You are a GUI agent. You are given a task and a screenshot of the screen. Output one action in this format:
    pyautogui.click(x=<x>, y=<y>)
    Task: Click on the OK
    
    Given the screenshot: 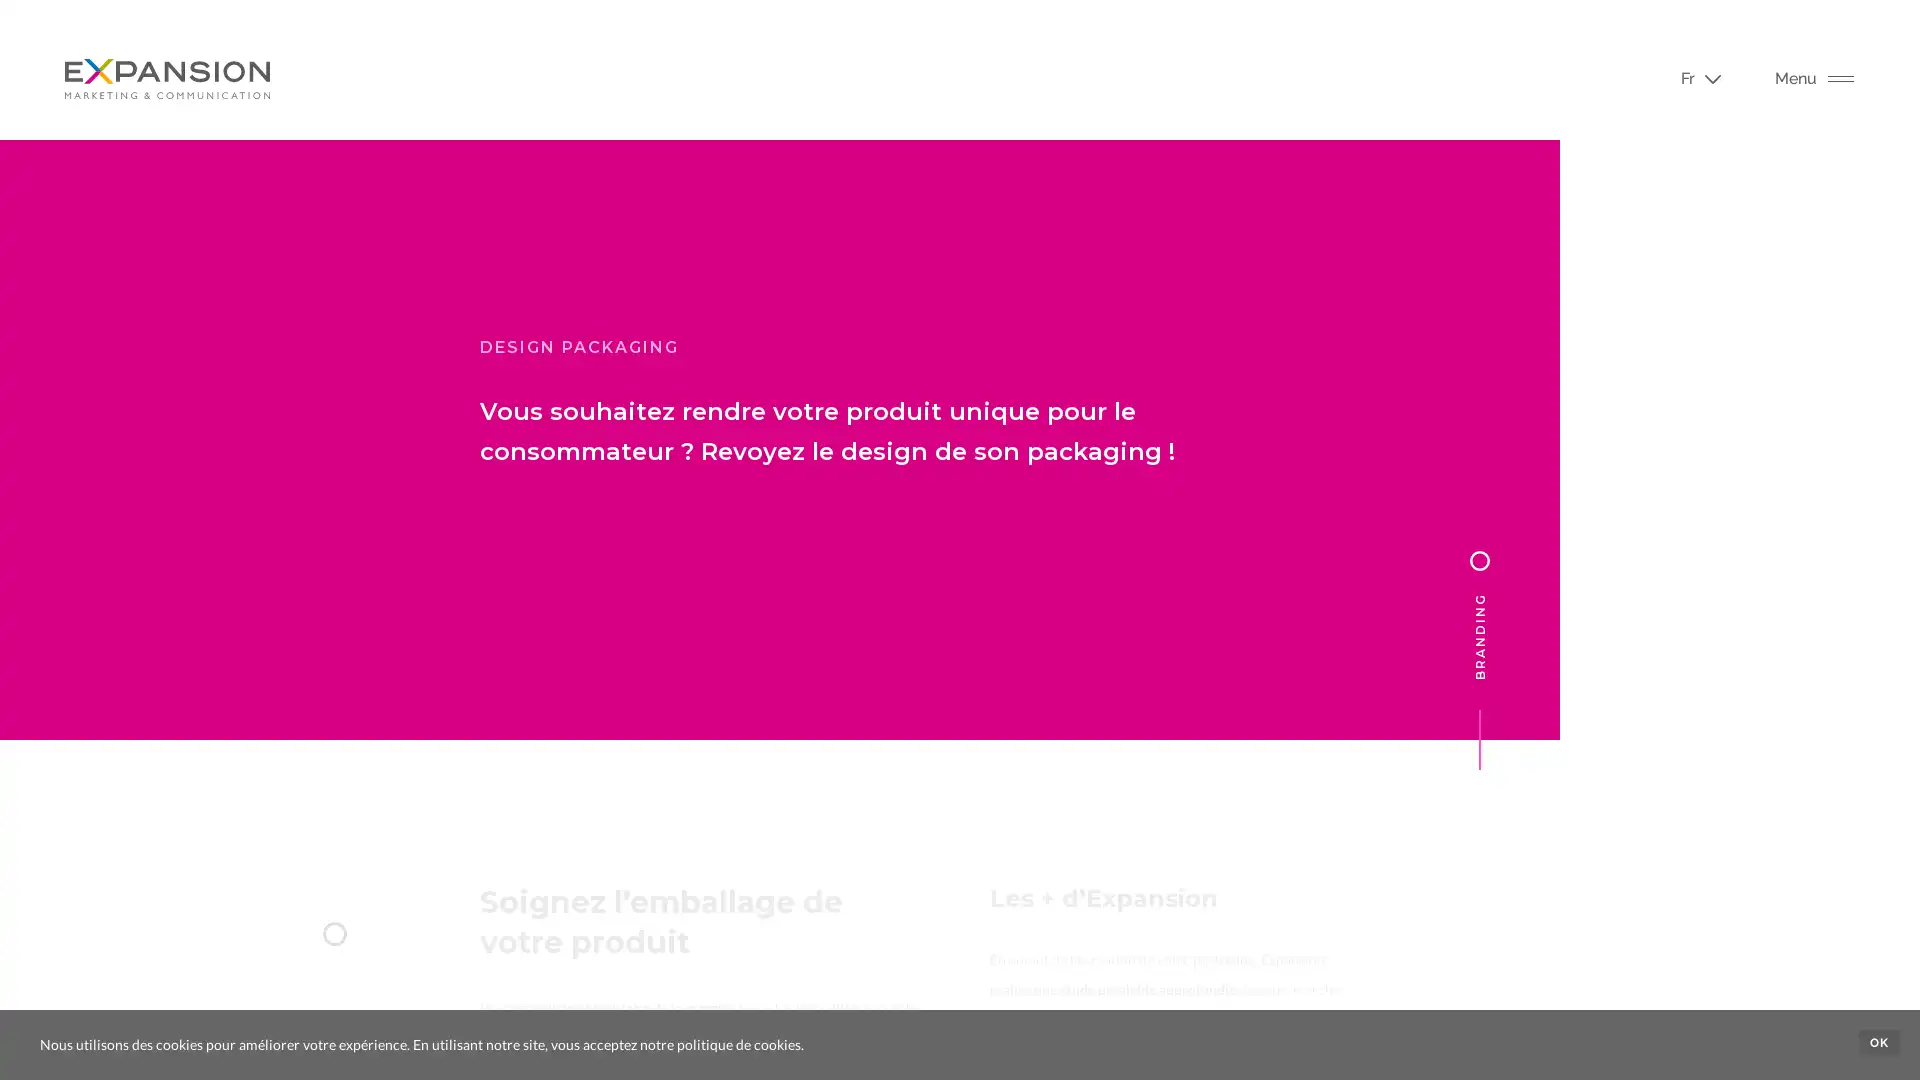 What is the action you would take?
    pyautogui.click(x=1878, y=1041)
    